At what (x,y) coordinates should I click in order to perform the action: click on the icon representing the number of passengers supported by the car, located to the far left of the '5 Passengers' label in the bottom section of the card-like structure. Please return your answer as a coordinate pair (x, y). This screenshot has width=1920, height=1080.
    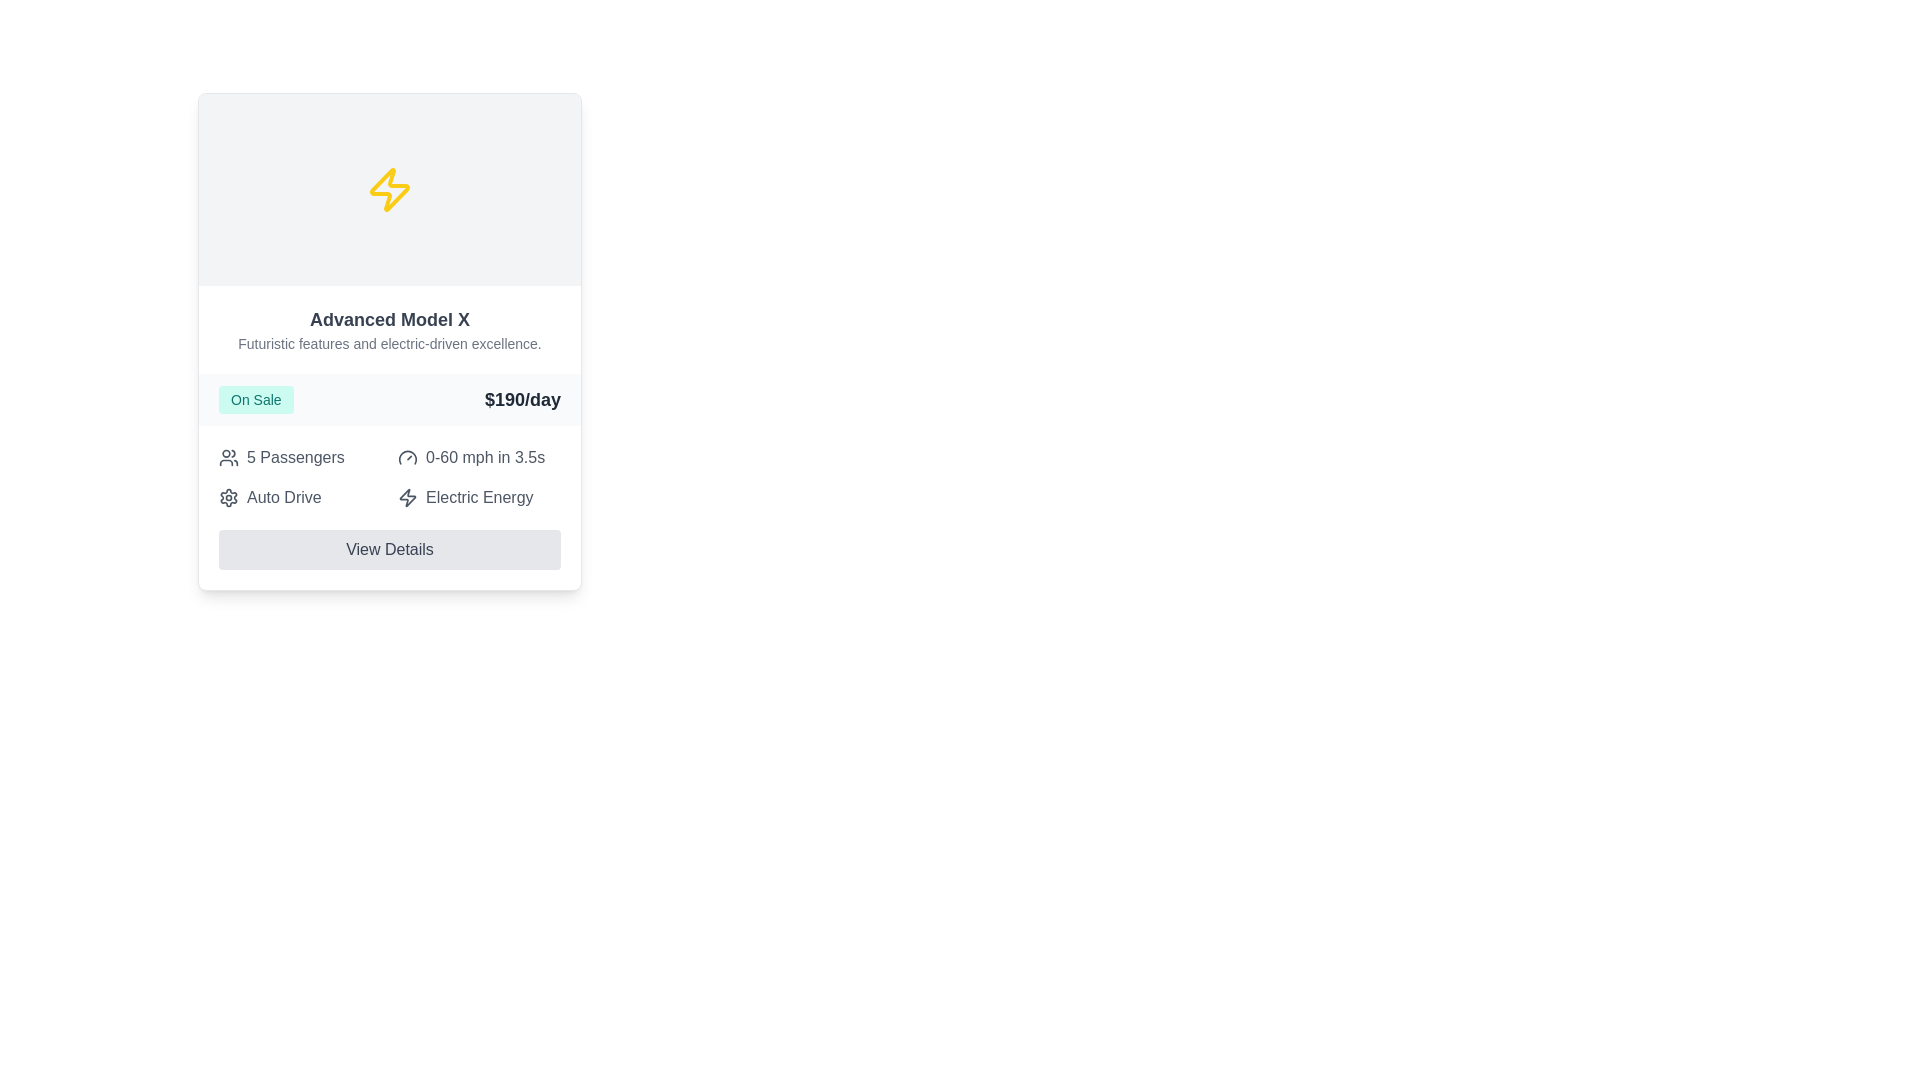
    Looking at the image, I should click on (229, 458).